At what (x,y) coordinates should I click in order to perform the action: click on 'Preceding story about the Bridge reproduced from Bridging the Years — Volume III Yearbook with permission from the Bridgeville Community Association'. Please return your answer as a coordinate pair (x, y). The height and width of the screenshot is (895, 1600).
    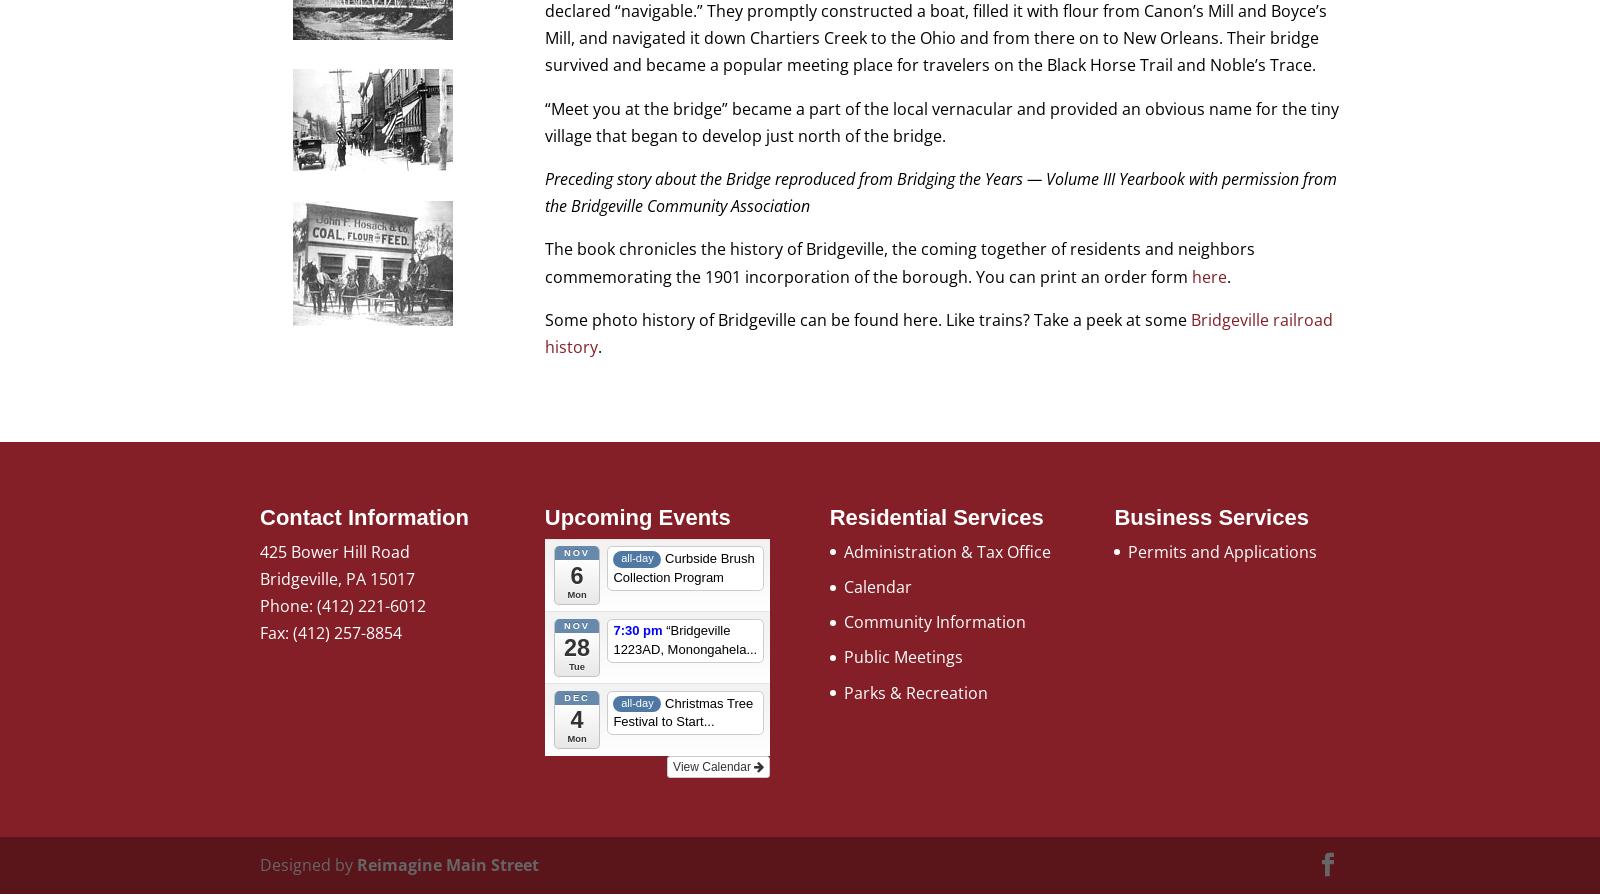
    Looking at the image, I should click on (543, 191).